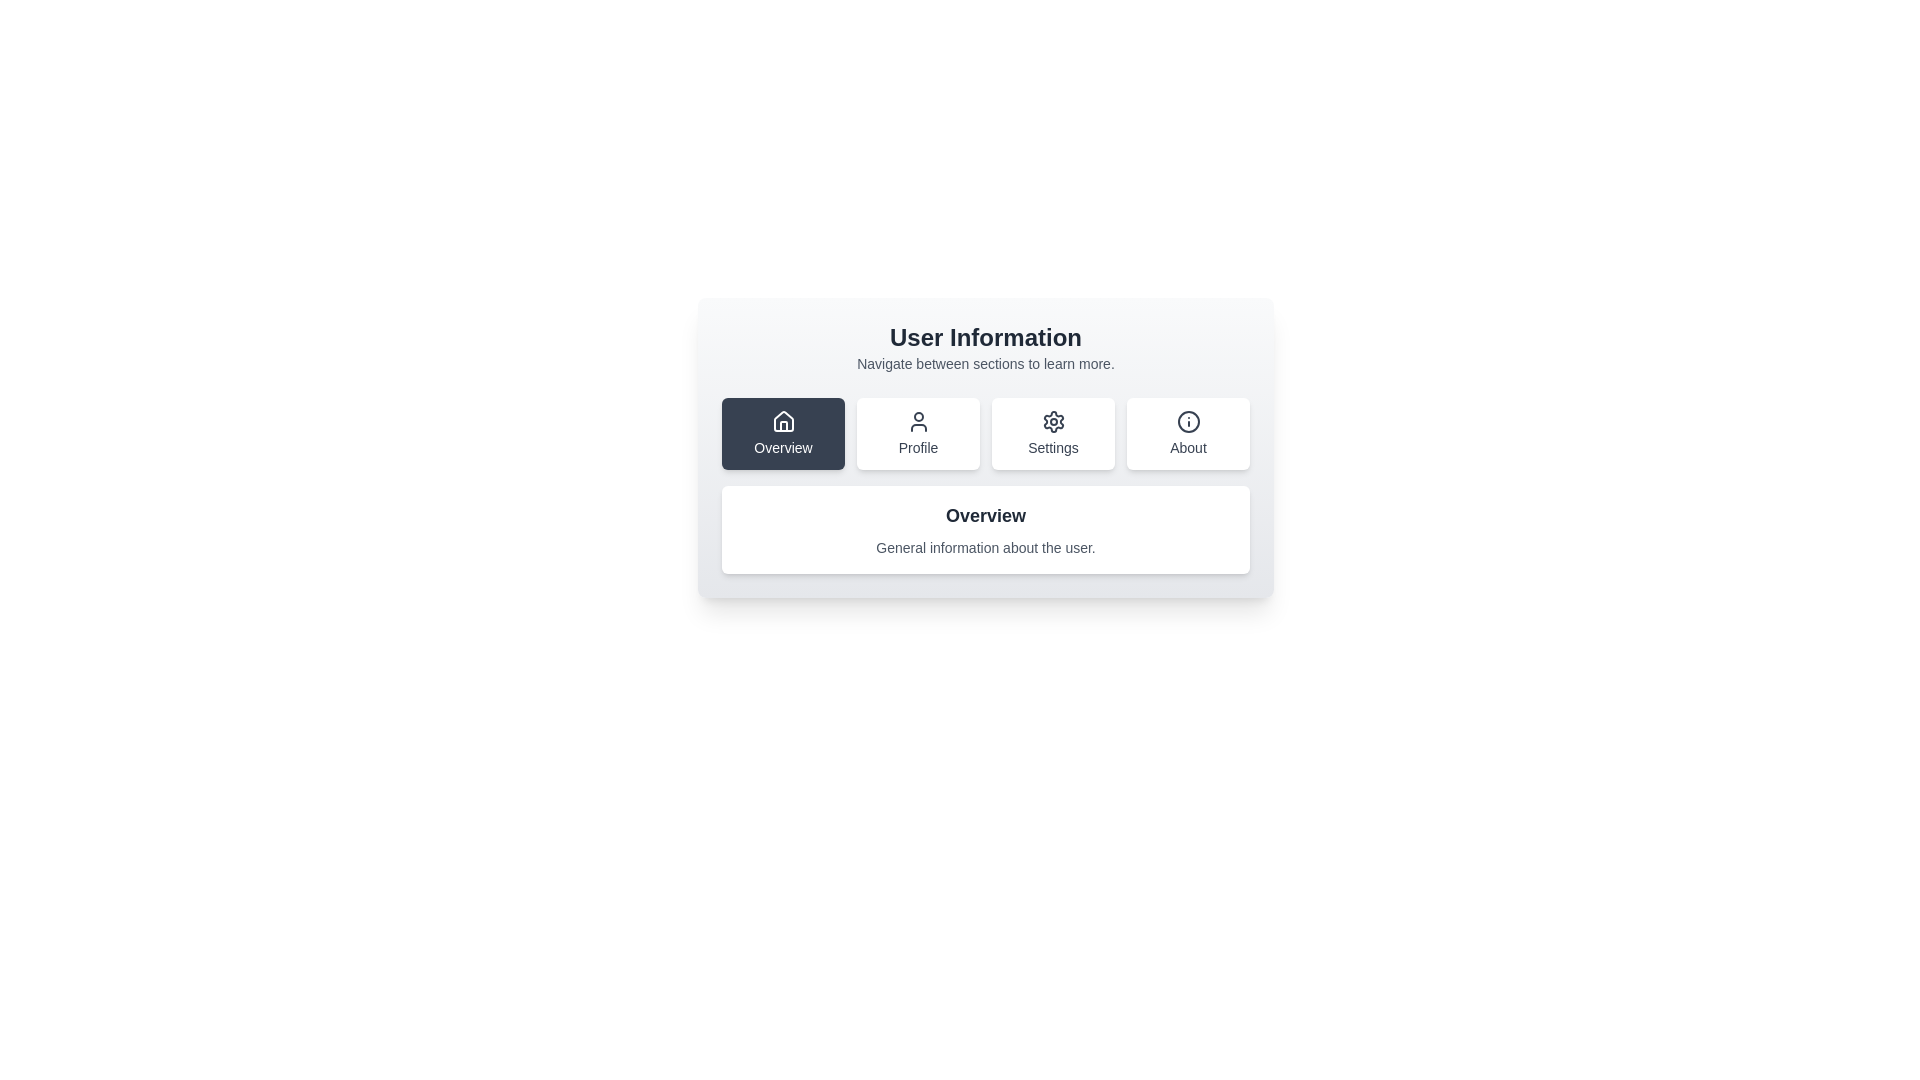  I want to click on the user icon representing a person's head and shoulders within the 'Profile' button, so click(917, 420).